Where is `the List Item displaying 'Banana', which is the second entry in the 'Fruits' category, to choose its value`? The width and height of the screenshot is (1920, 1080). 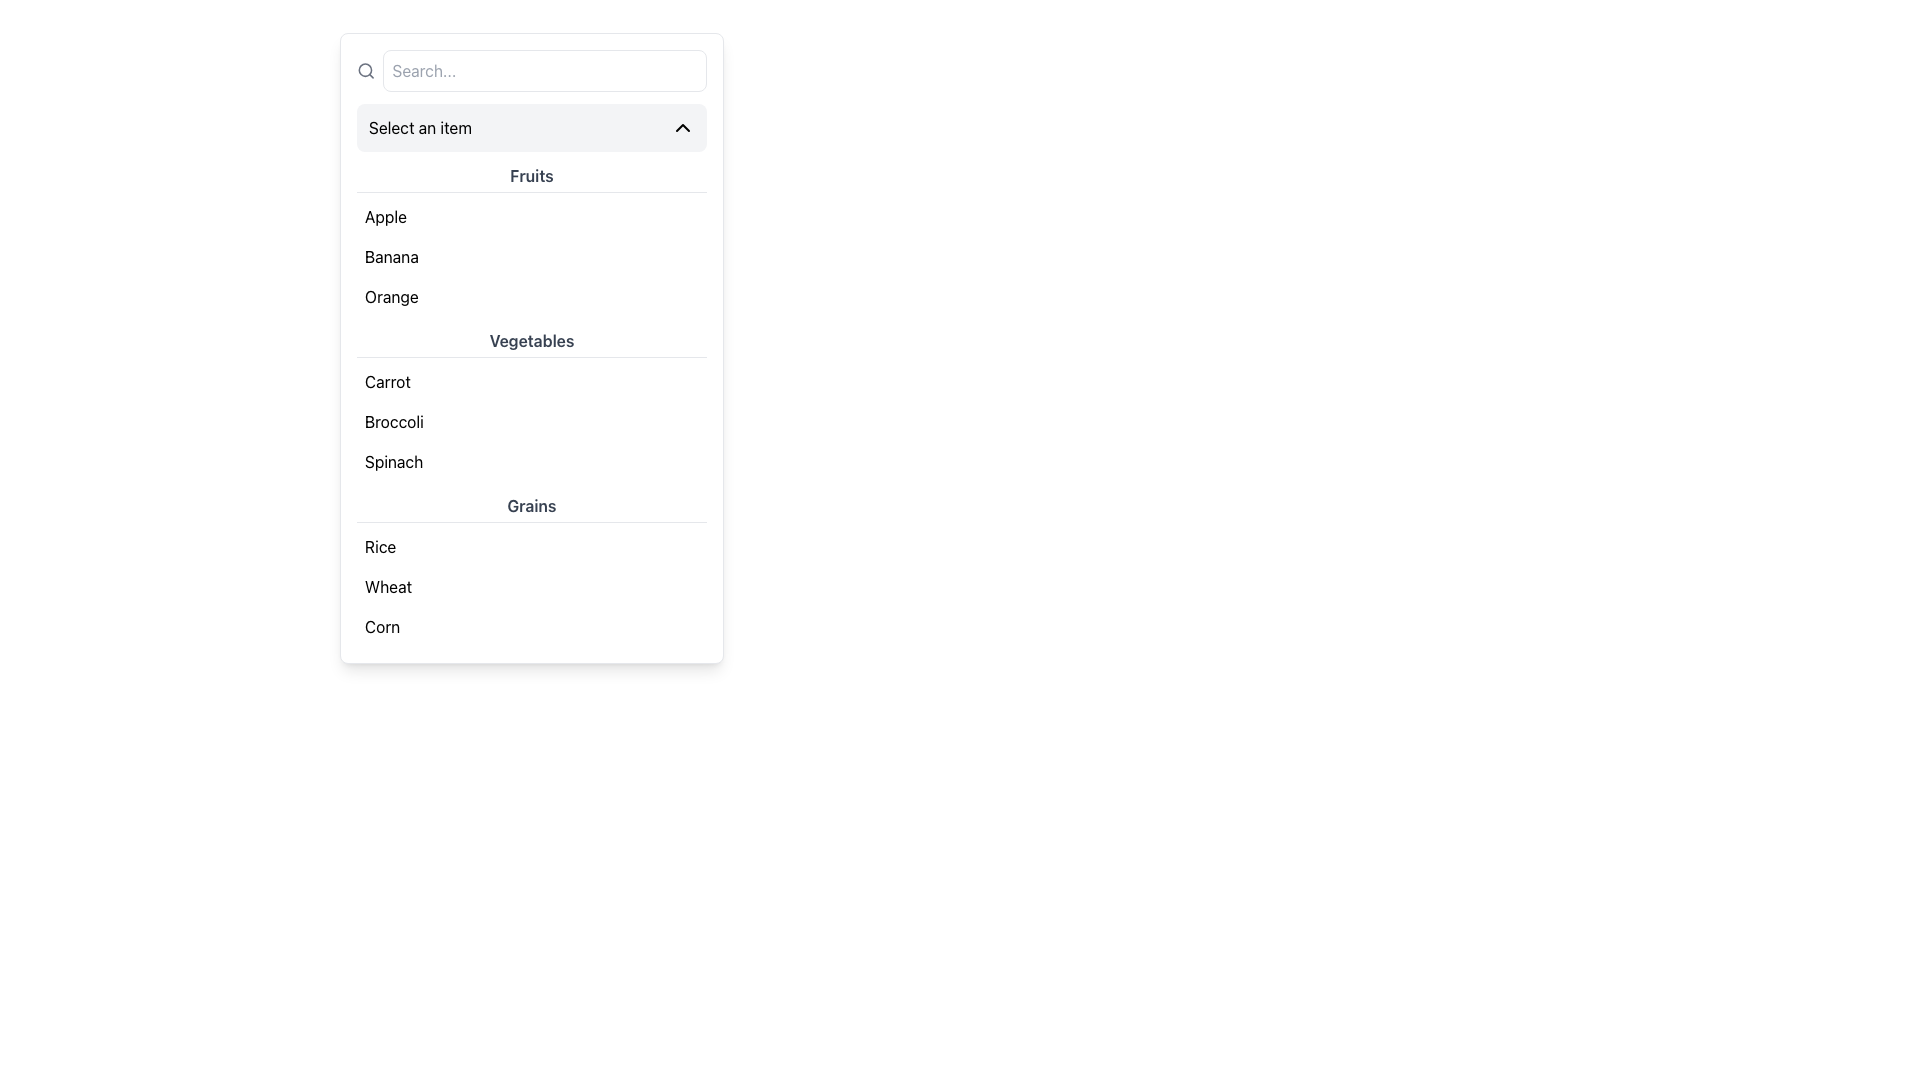 the List Item displaying 'Banana', which is the second entry in the 'Fruits' category, to choose its value is located at coordinates (532, 256).